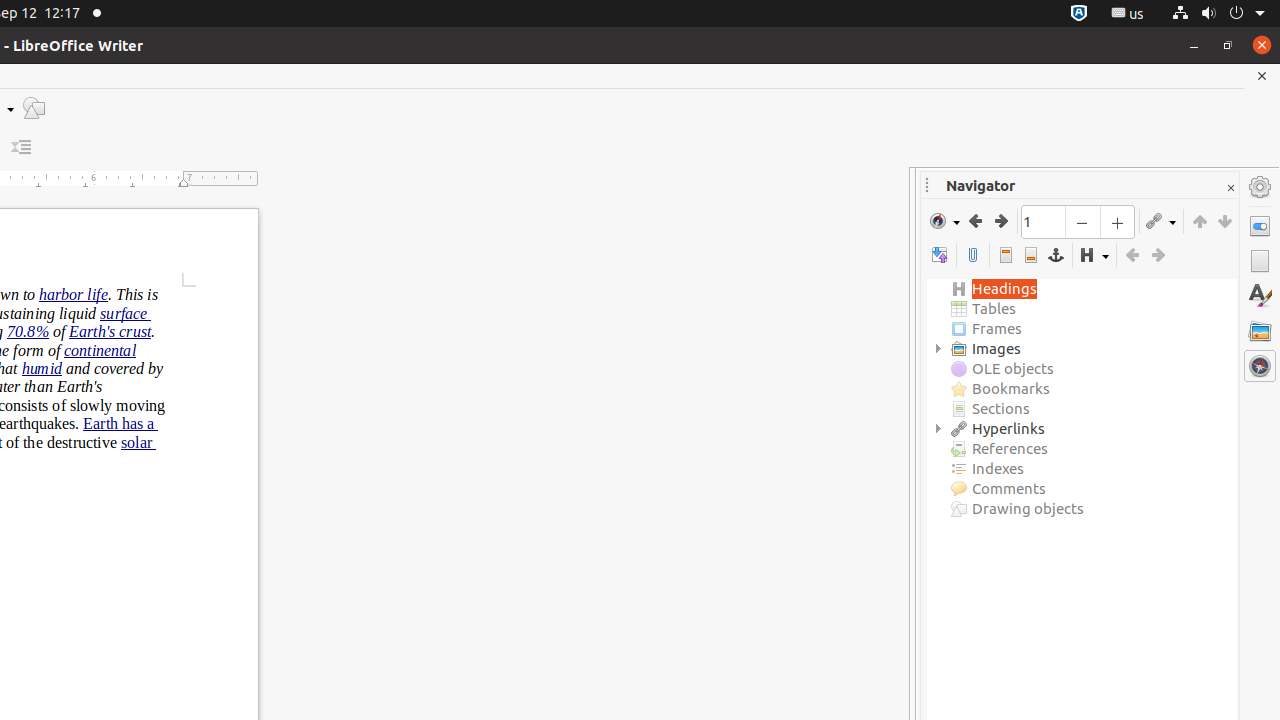 Image resolution: width=1280 pixels, height=720 pixels. I want to click on 'System', so click(1217, 13).